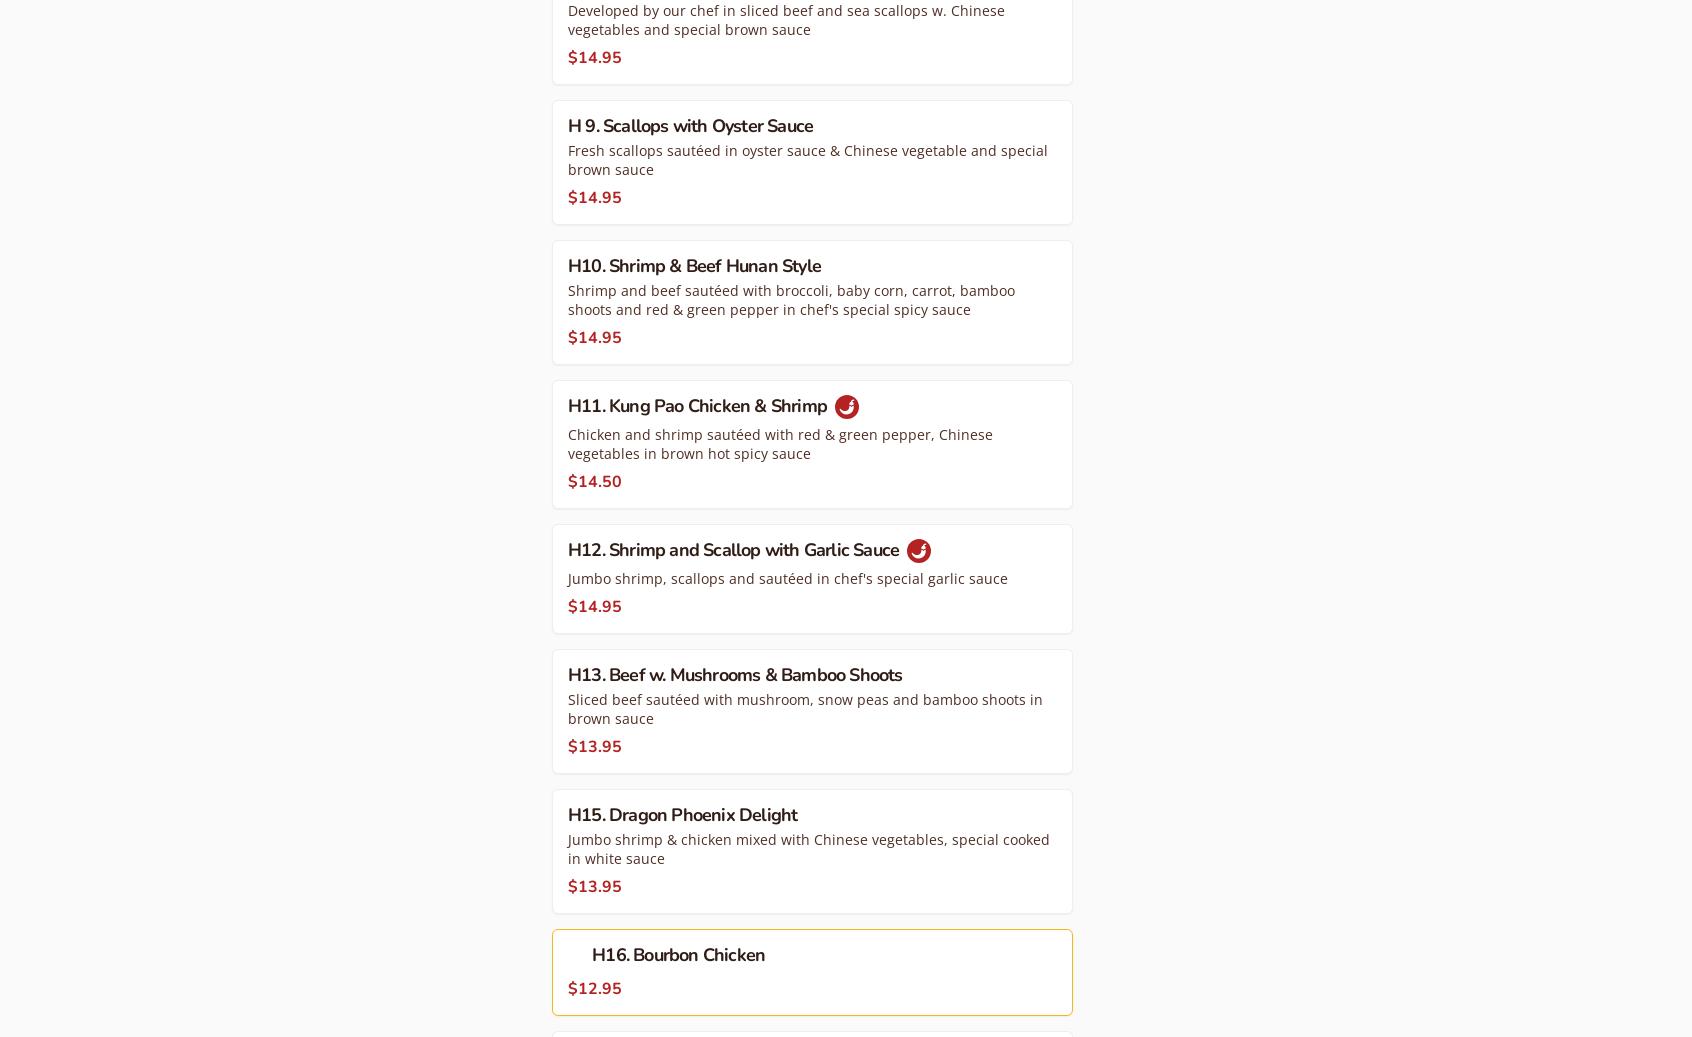 The height and width of the screenshot is (1037, 1692). I want to click on 'H11. Kung Pao Chicken & Shrimp', so click(699, 403).